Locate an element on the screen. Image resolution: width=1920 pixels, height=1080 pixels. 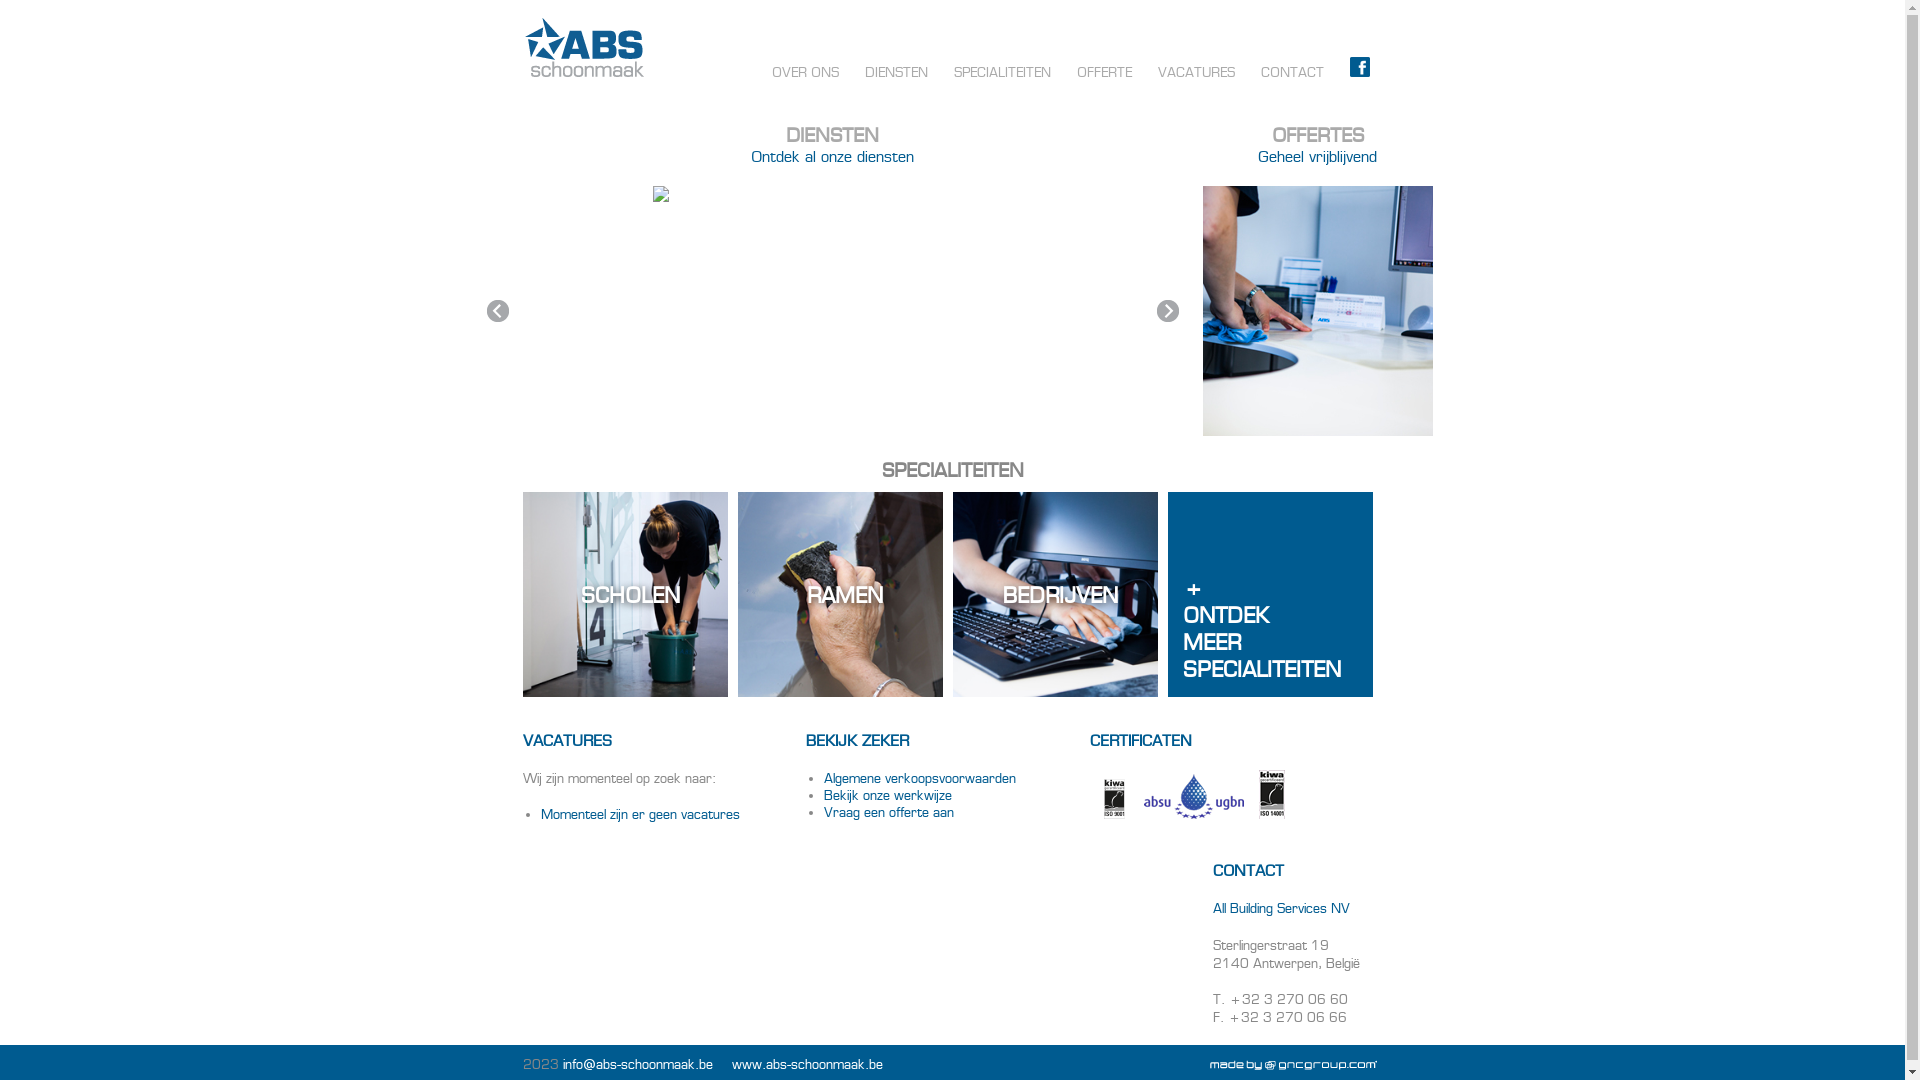
'ABSU Cleaning Quality Label' is located at coordinates (1194, 795).